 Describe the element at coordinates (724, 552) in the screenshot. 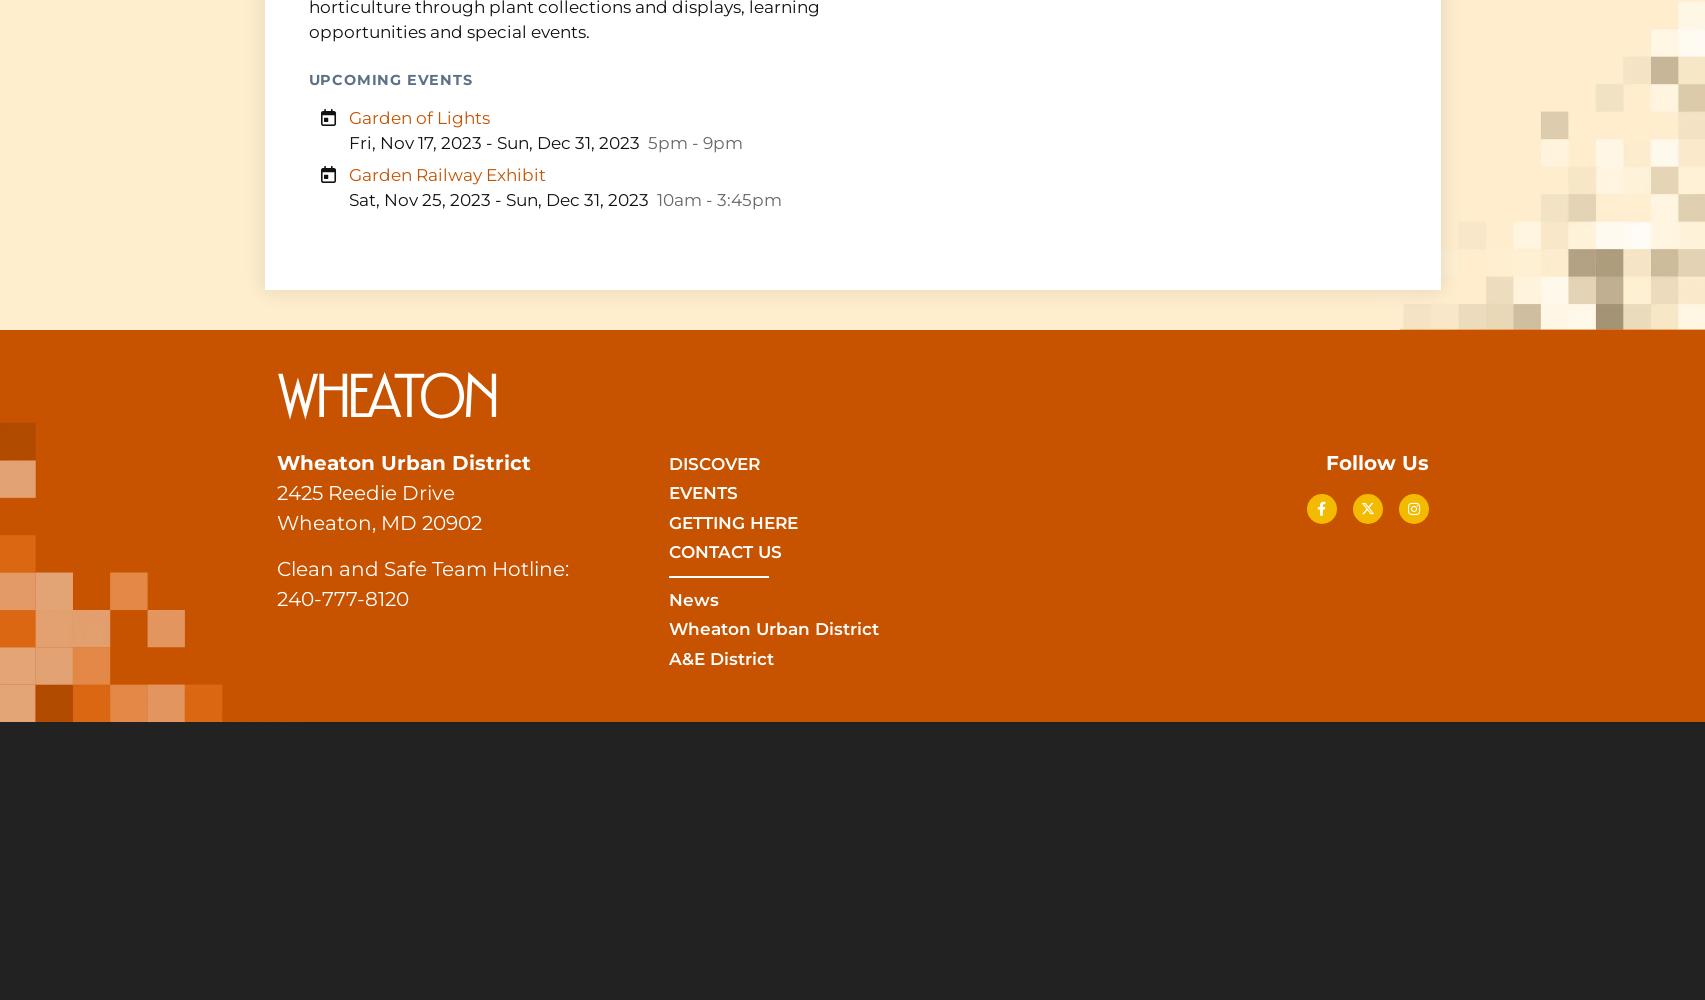

I see `'Contact Us'` at that location.